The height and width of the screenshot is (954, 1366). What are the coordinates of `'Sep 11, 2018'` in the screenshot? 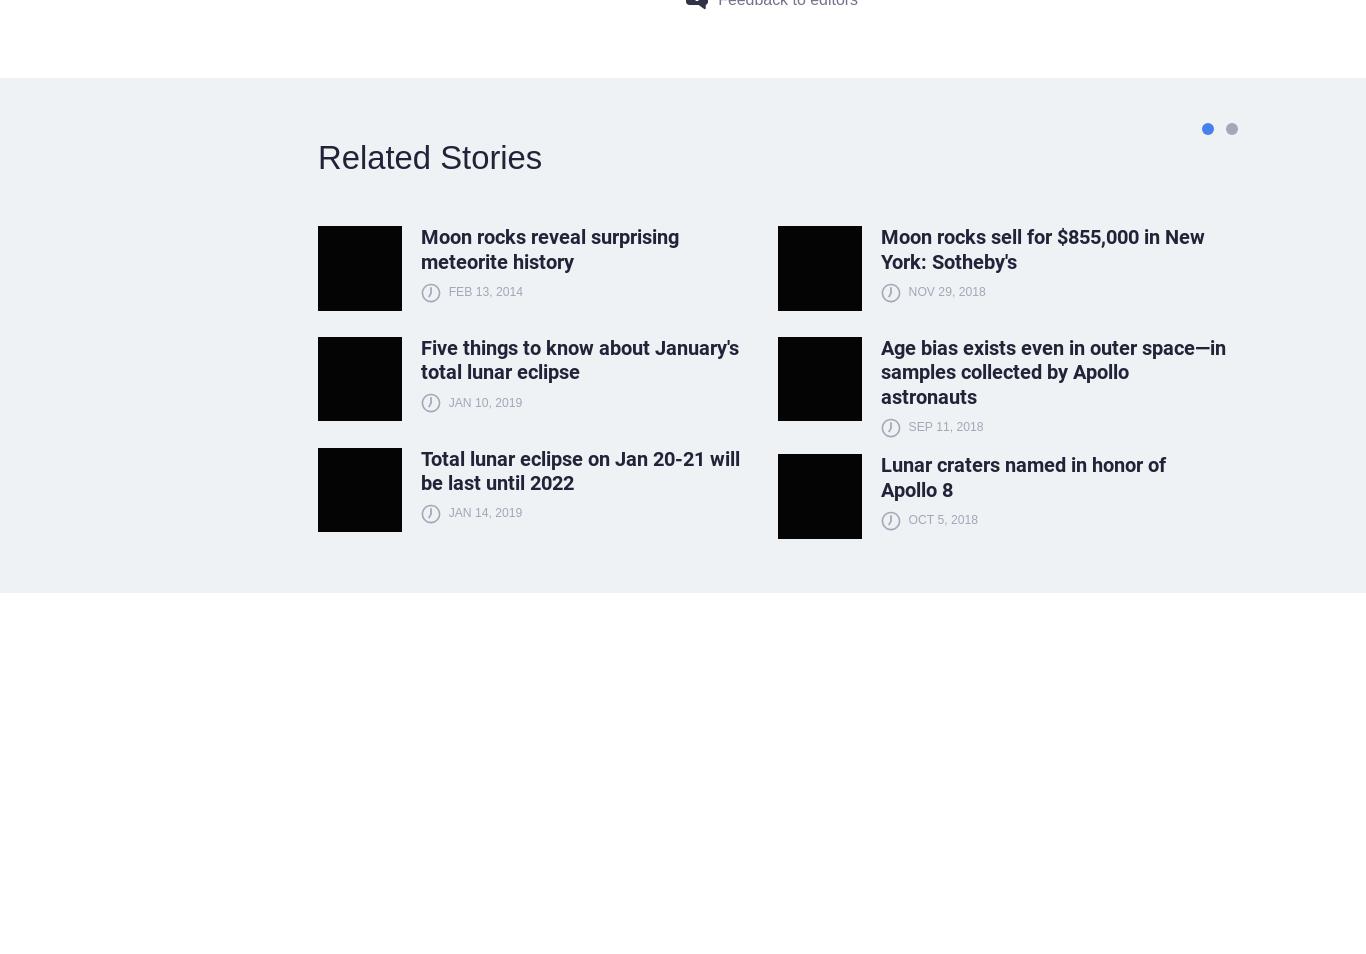 It's located at (945, 425).